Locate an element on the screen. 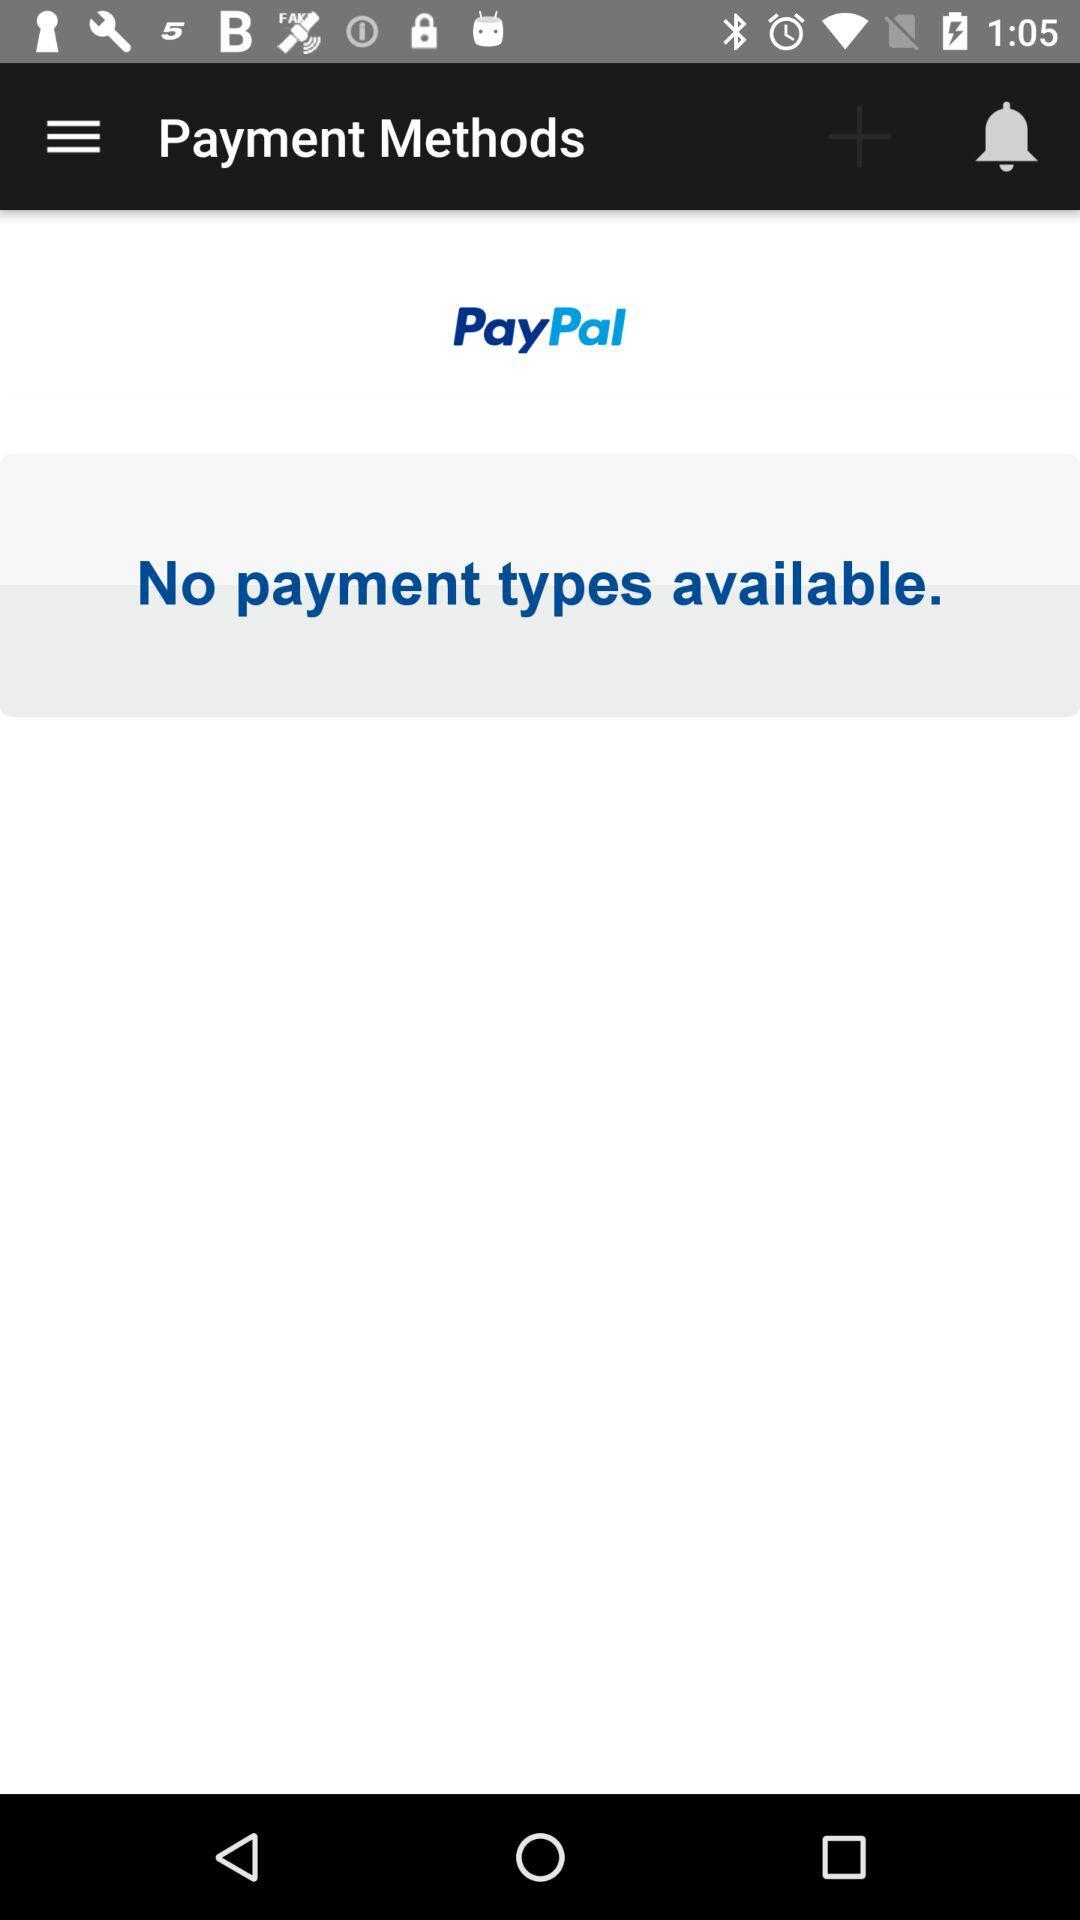  the item to the left of the payment methods item is located at coordinates (72, 135).